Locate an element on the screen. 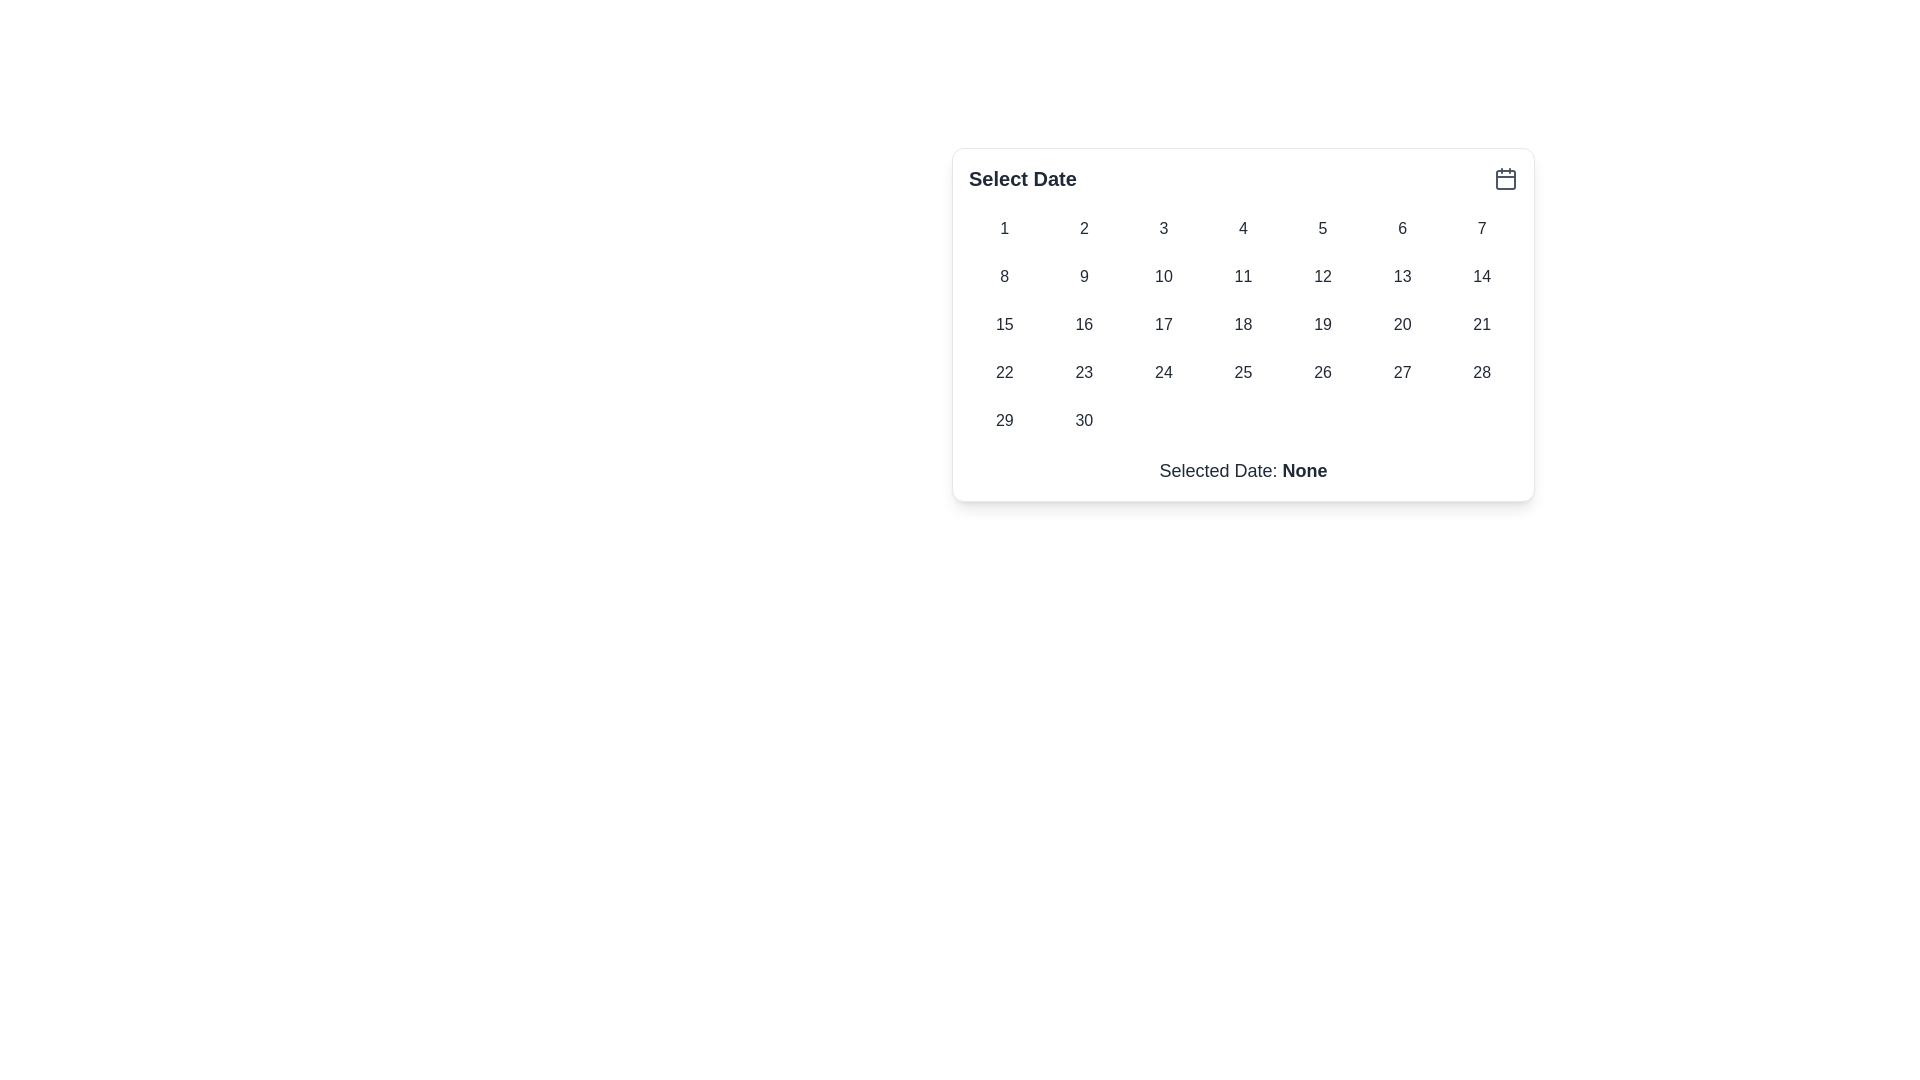 The width and height of the screenshot is (1920, 1080). the button representing the 15th day in the calendar date-picker interface is located at coordinates (1004, 323).